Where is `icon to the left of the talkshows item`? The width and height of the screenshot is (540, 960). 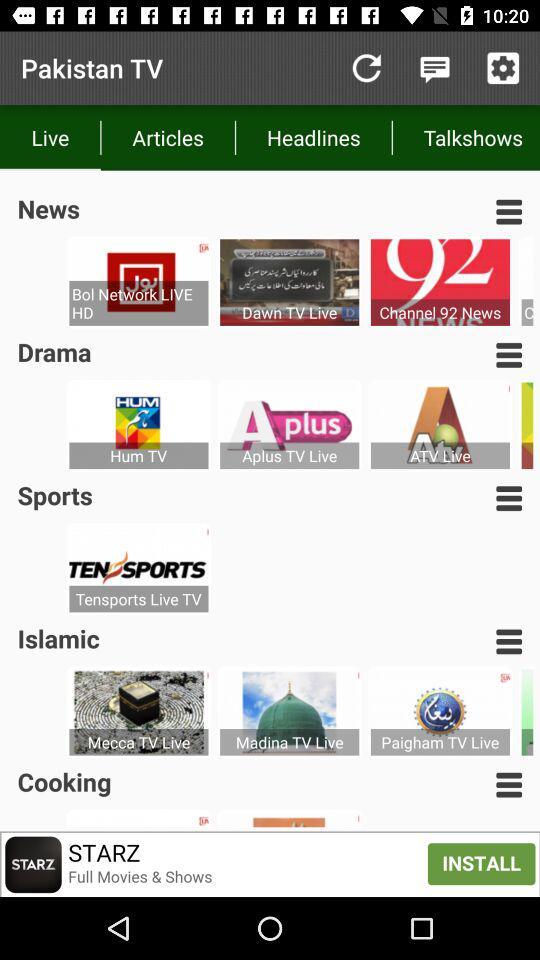 icon to the left of the talkshows item is located at coordinates (313, 136).